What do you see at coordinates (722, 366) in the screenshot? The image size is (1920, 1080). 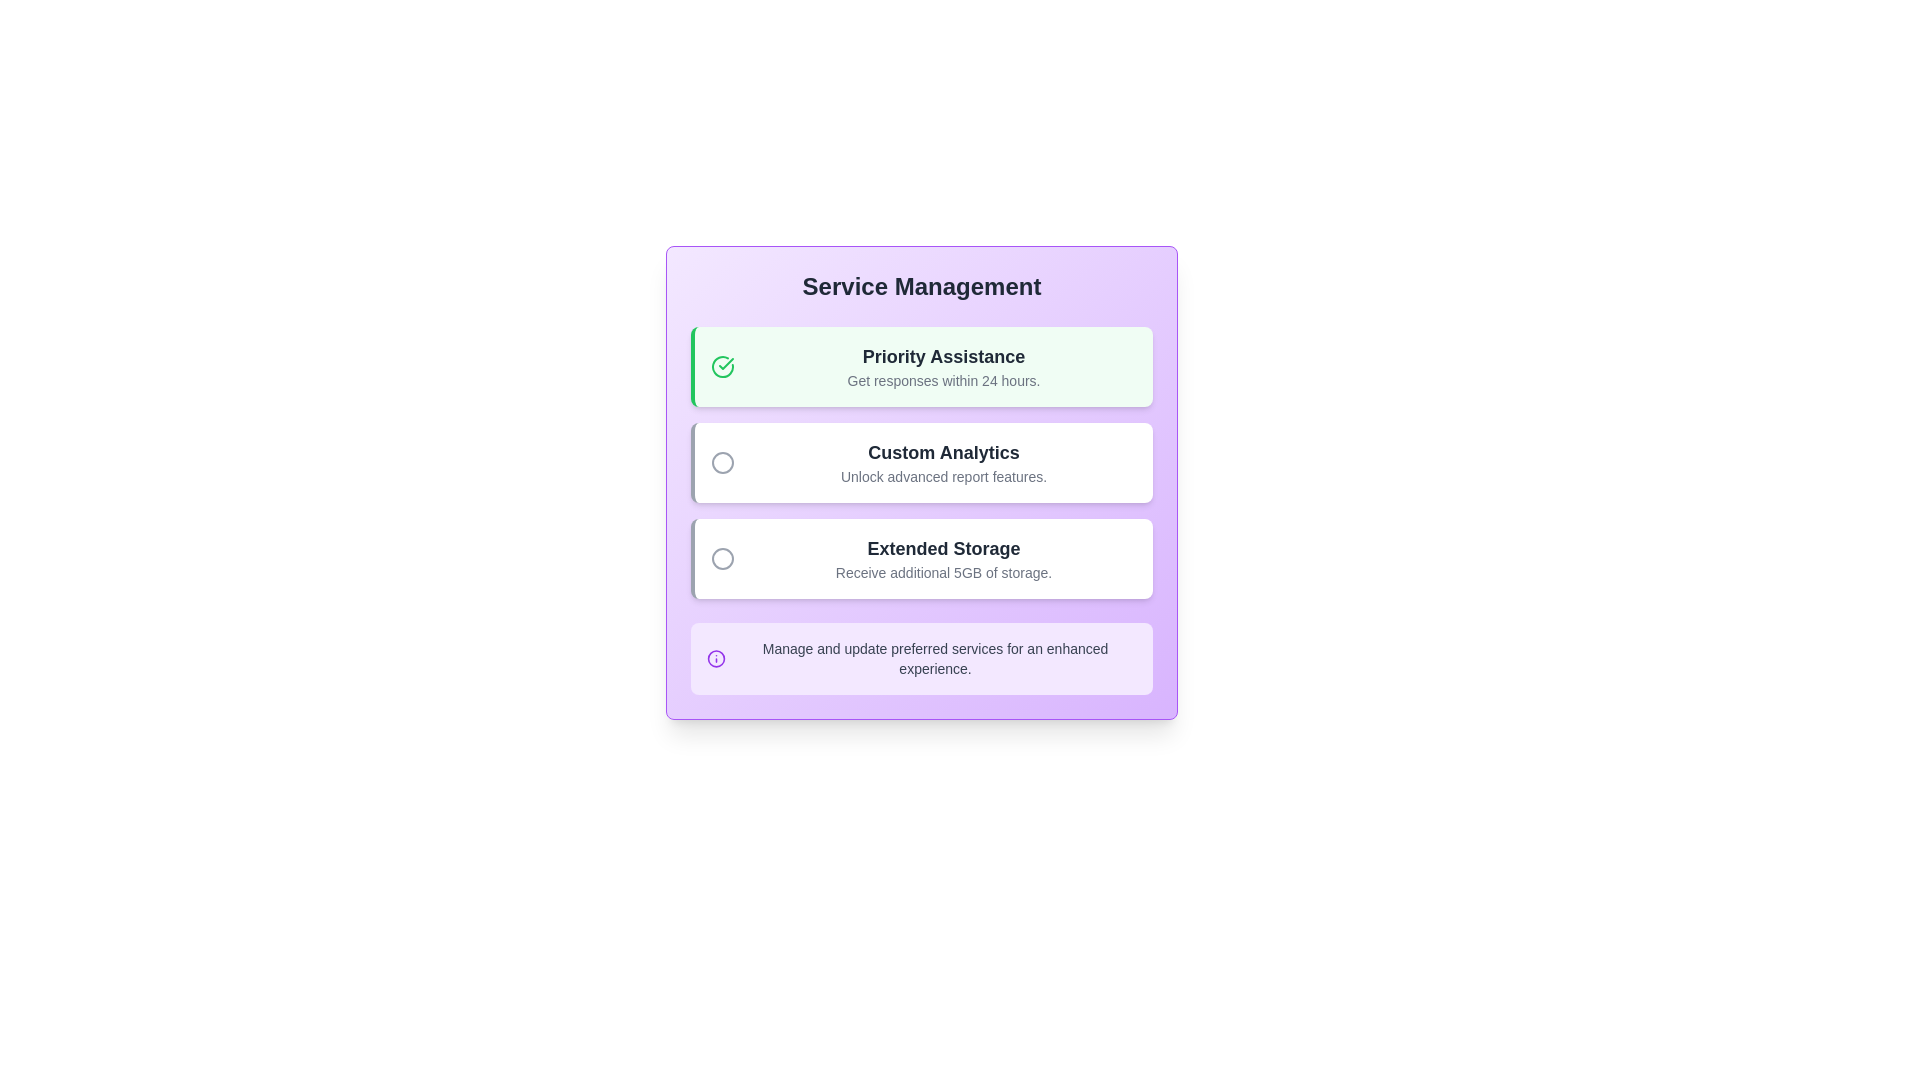 I see `the state of the circular green checkmark icon located to the left of the 'Priority Assistance' text within the 'Service Management' section` at bounding box center [722, 366].